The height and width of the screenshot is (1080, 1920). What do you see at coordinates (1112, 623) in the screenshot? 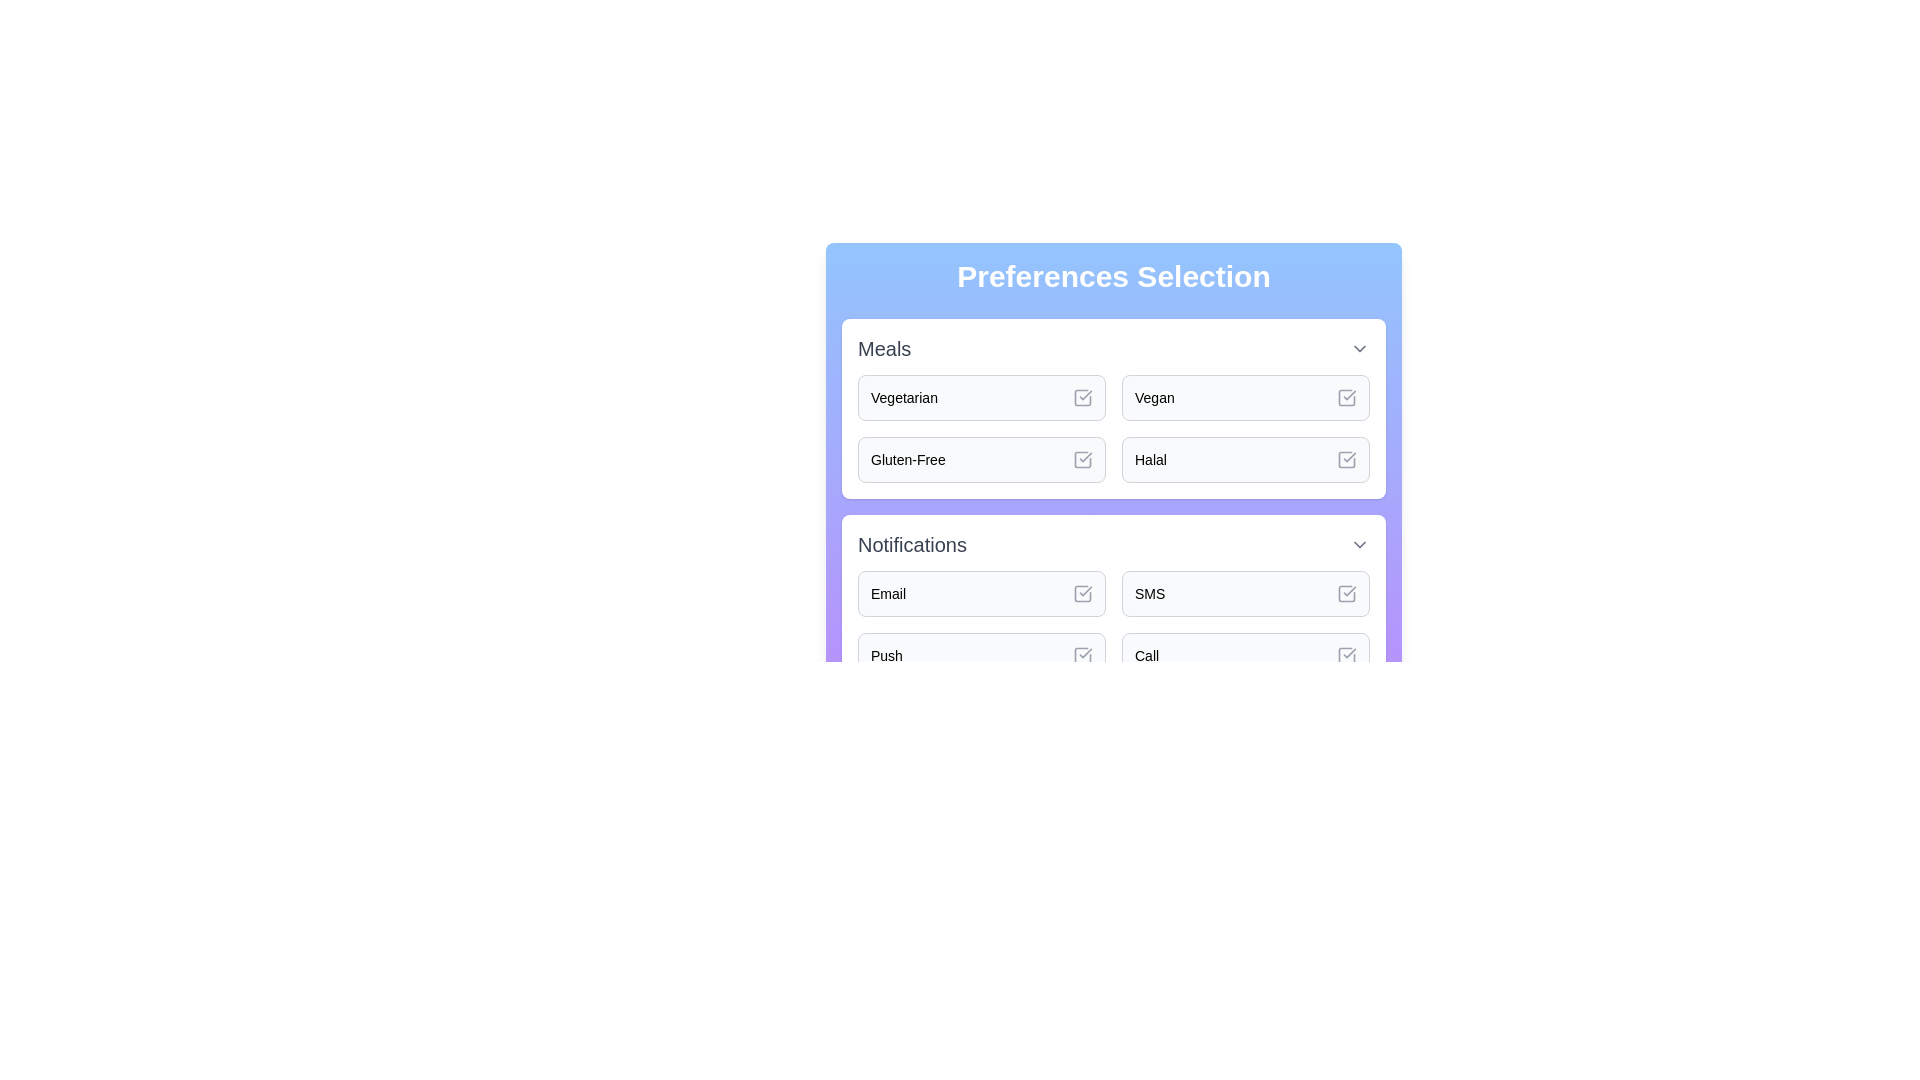
I see `the checkboxes in the Grid layout for 'Email', 'SMS', 'Push', and 'Call'` at bounding box center [1112, 623].